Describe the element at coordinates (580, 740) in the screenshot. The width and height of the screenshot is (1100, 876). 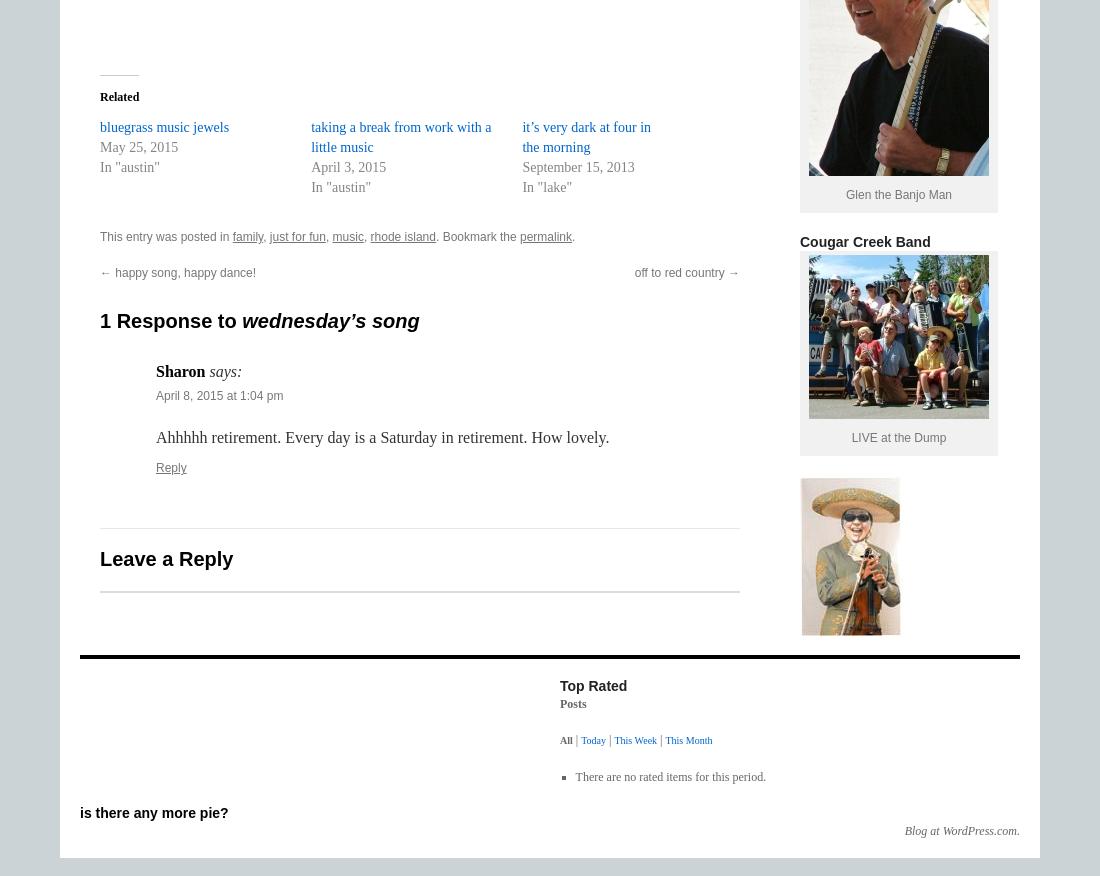
I see `'Today'` at that location.